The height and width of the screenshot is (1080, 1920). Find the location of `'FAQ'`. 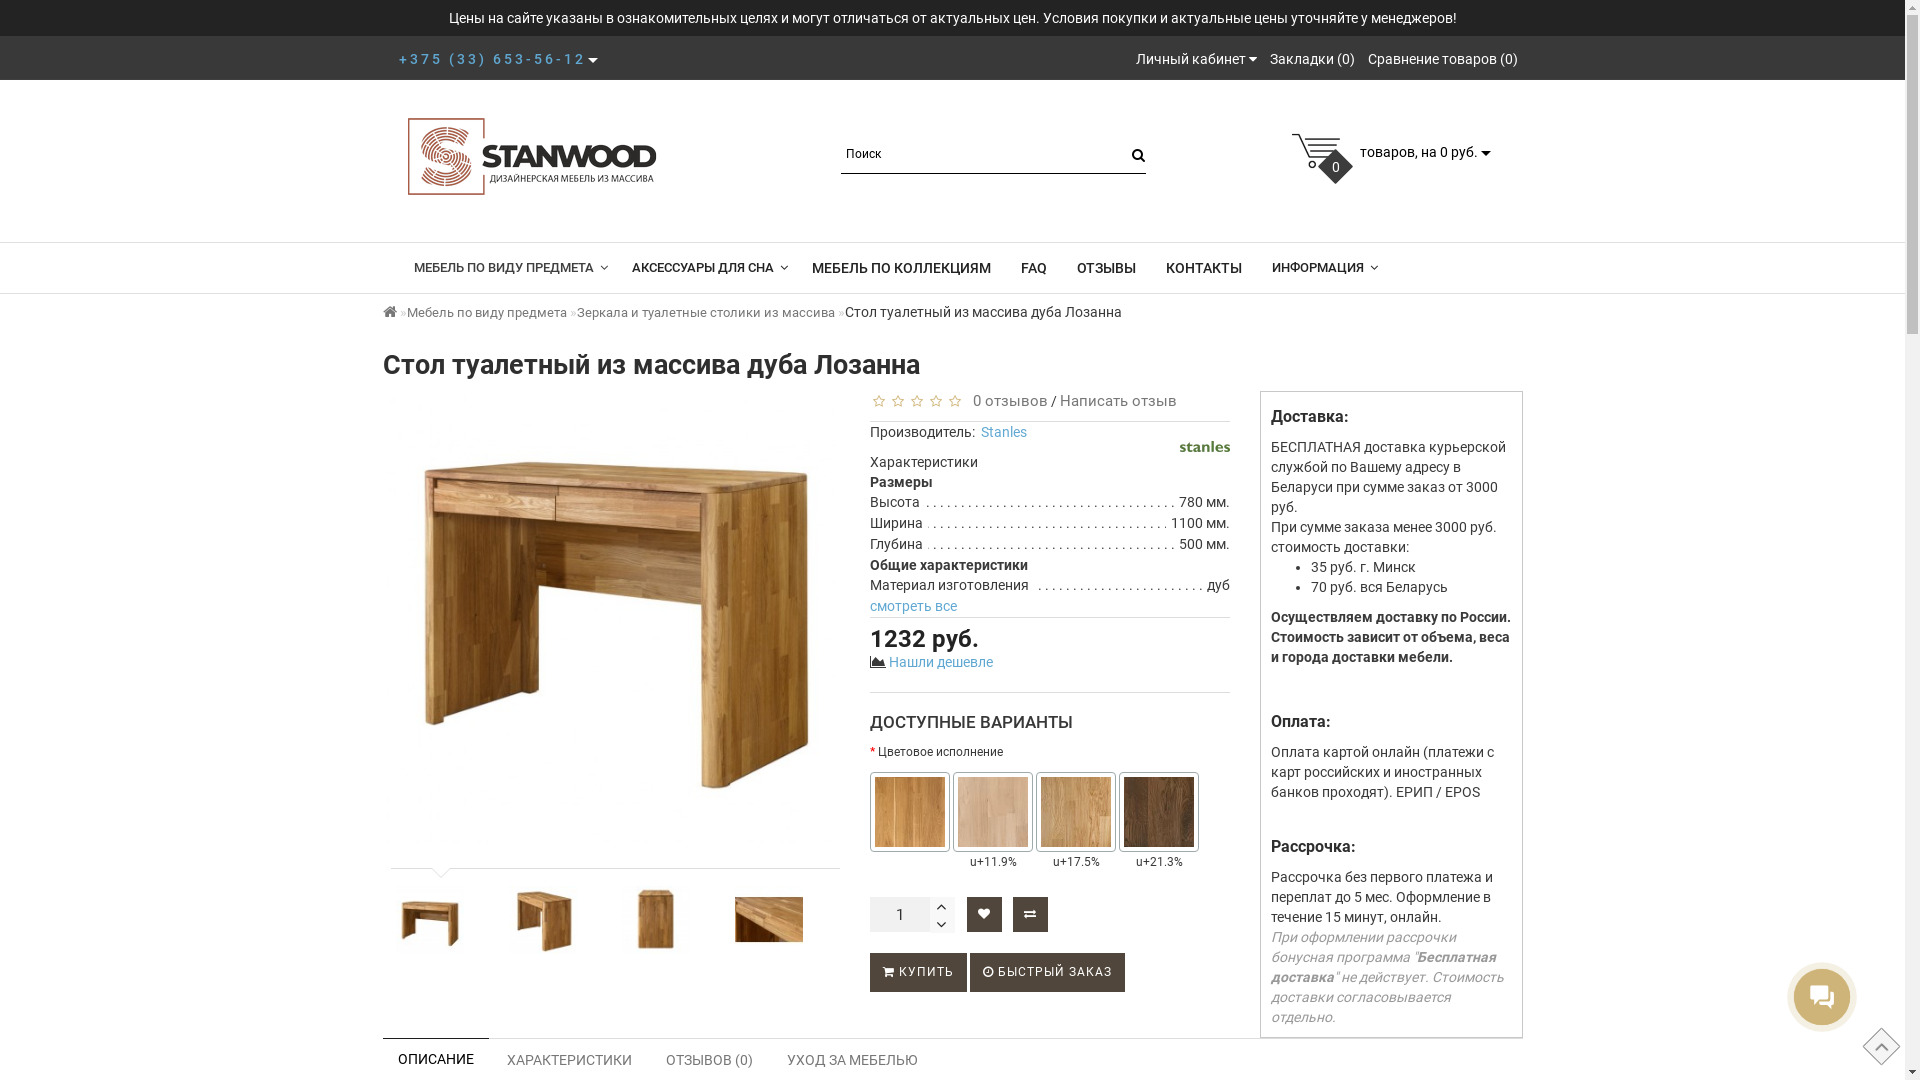

'FAQ' is located at coordinates (1033, 266).